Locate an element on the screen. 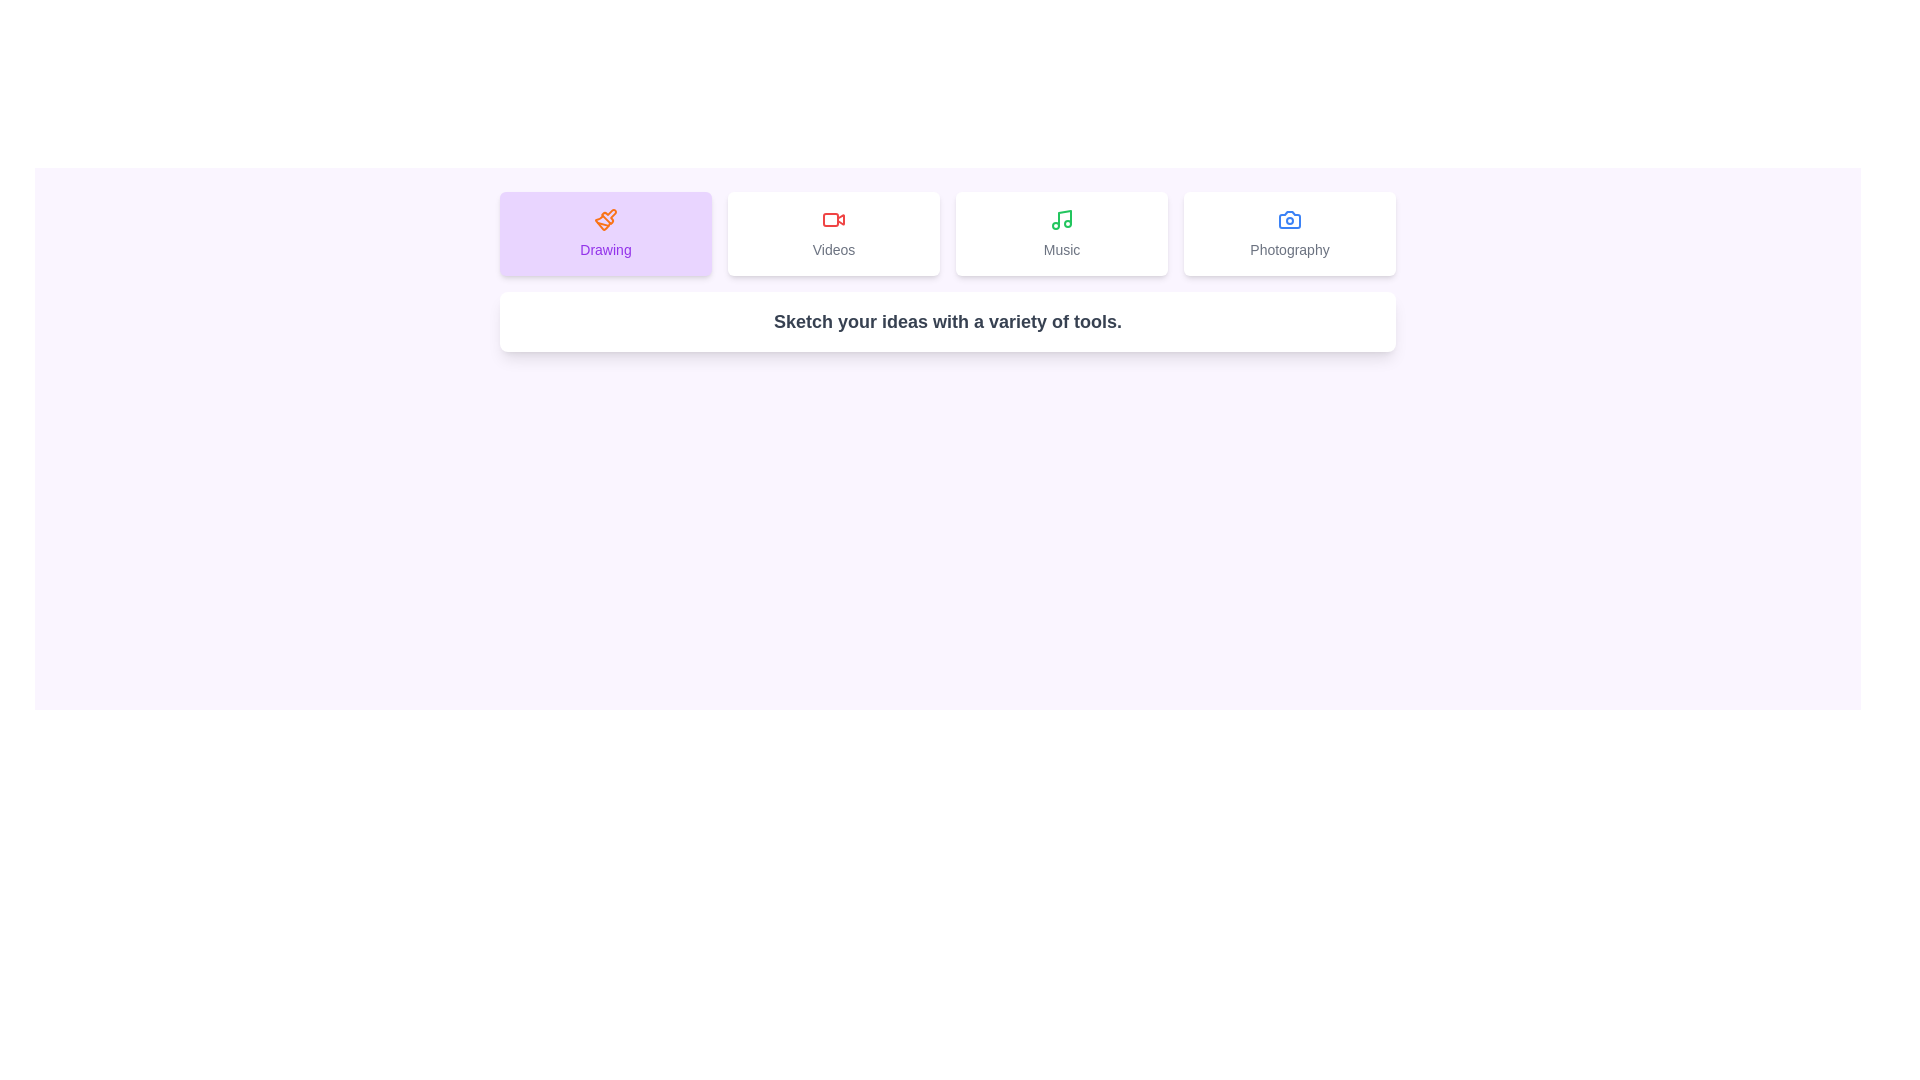 This screenshot has width=1920, height=1080. the Photography tab to activate it is located at coordinates (1290, 233).